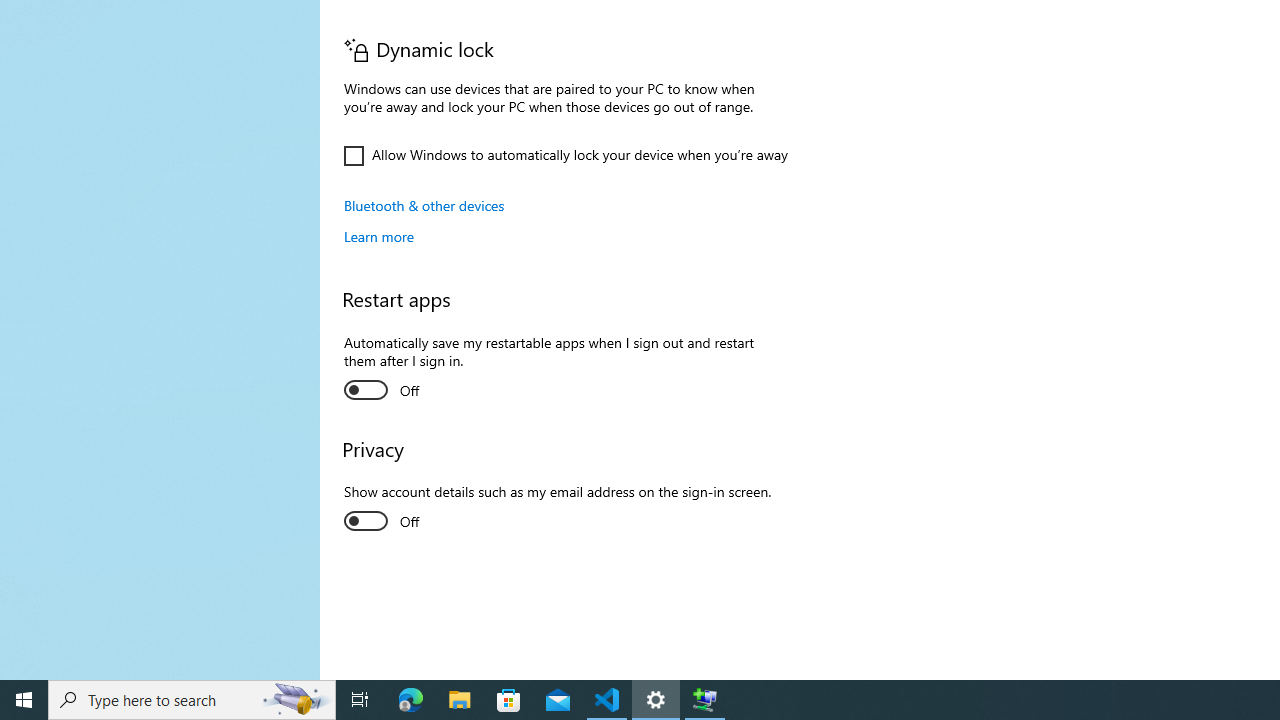  I want to click on 'Extensible Wizards Host Process - 1 running window', so click(705, 698).